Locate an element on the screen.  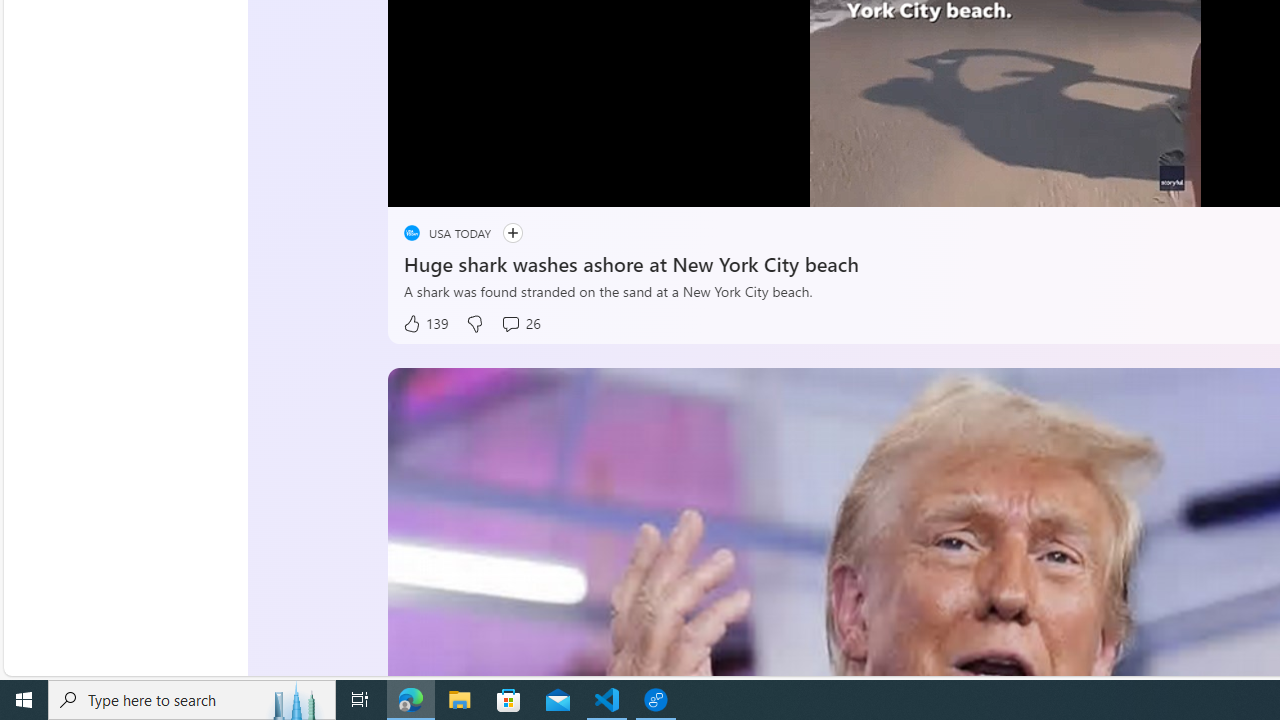
'View comments 26 Comment' is located at coordinates (520, 323).